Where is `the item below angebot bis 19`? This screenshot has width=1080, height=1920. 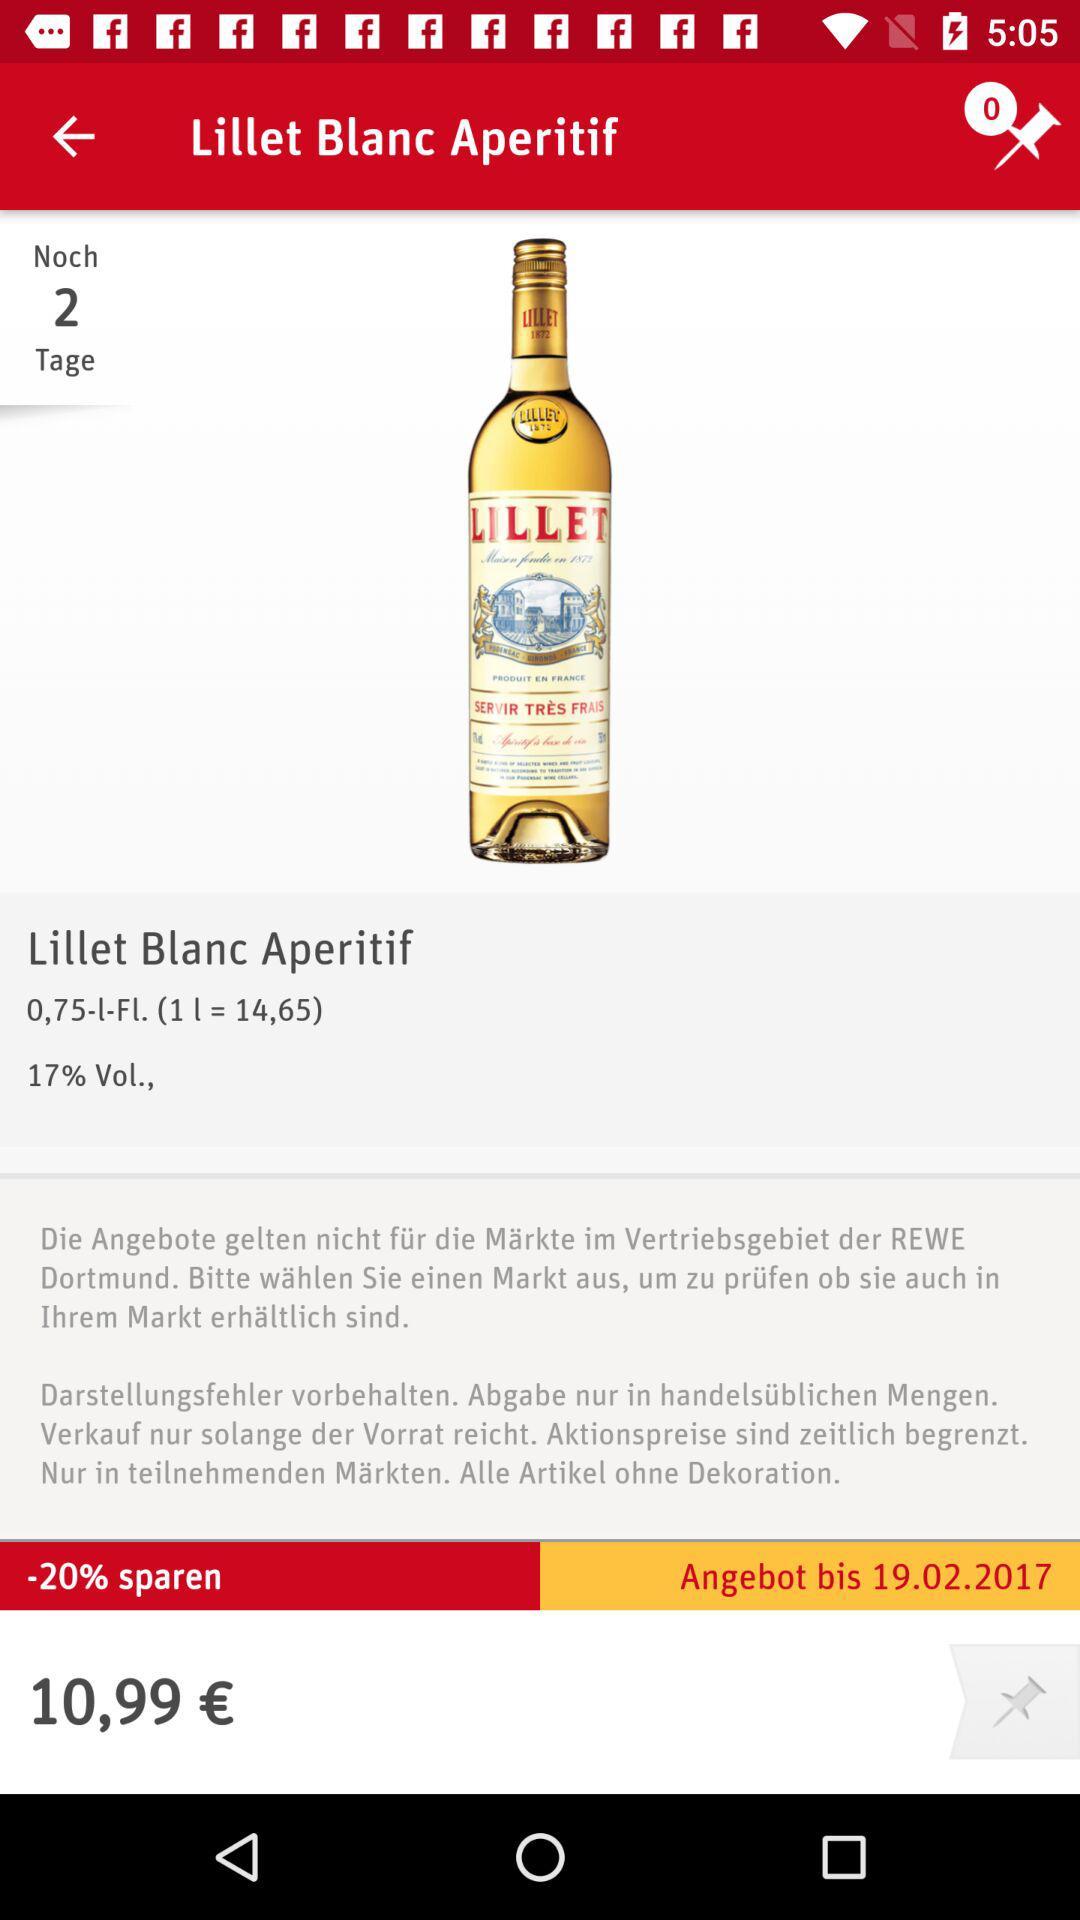
the item below angebot bis 19 is located at coordinates (1014, 1700).